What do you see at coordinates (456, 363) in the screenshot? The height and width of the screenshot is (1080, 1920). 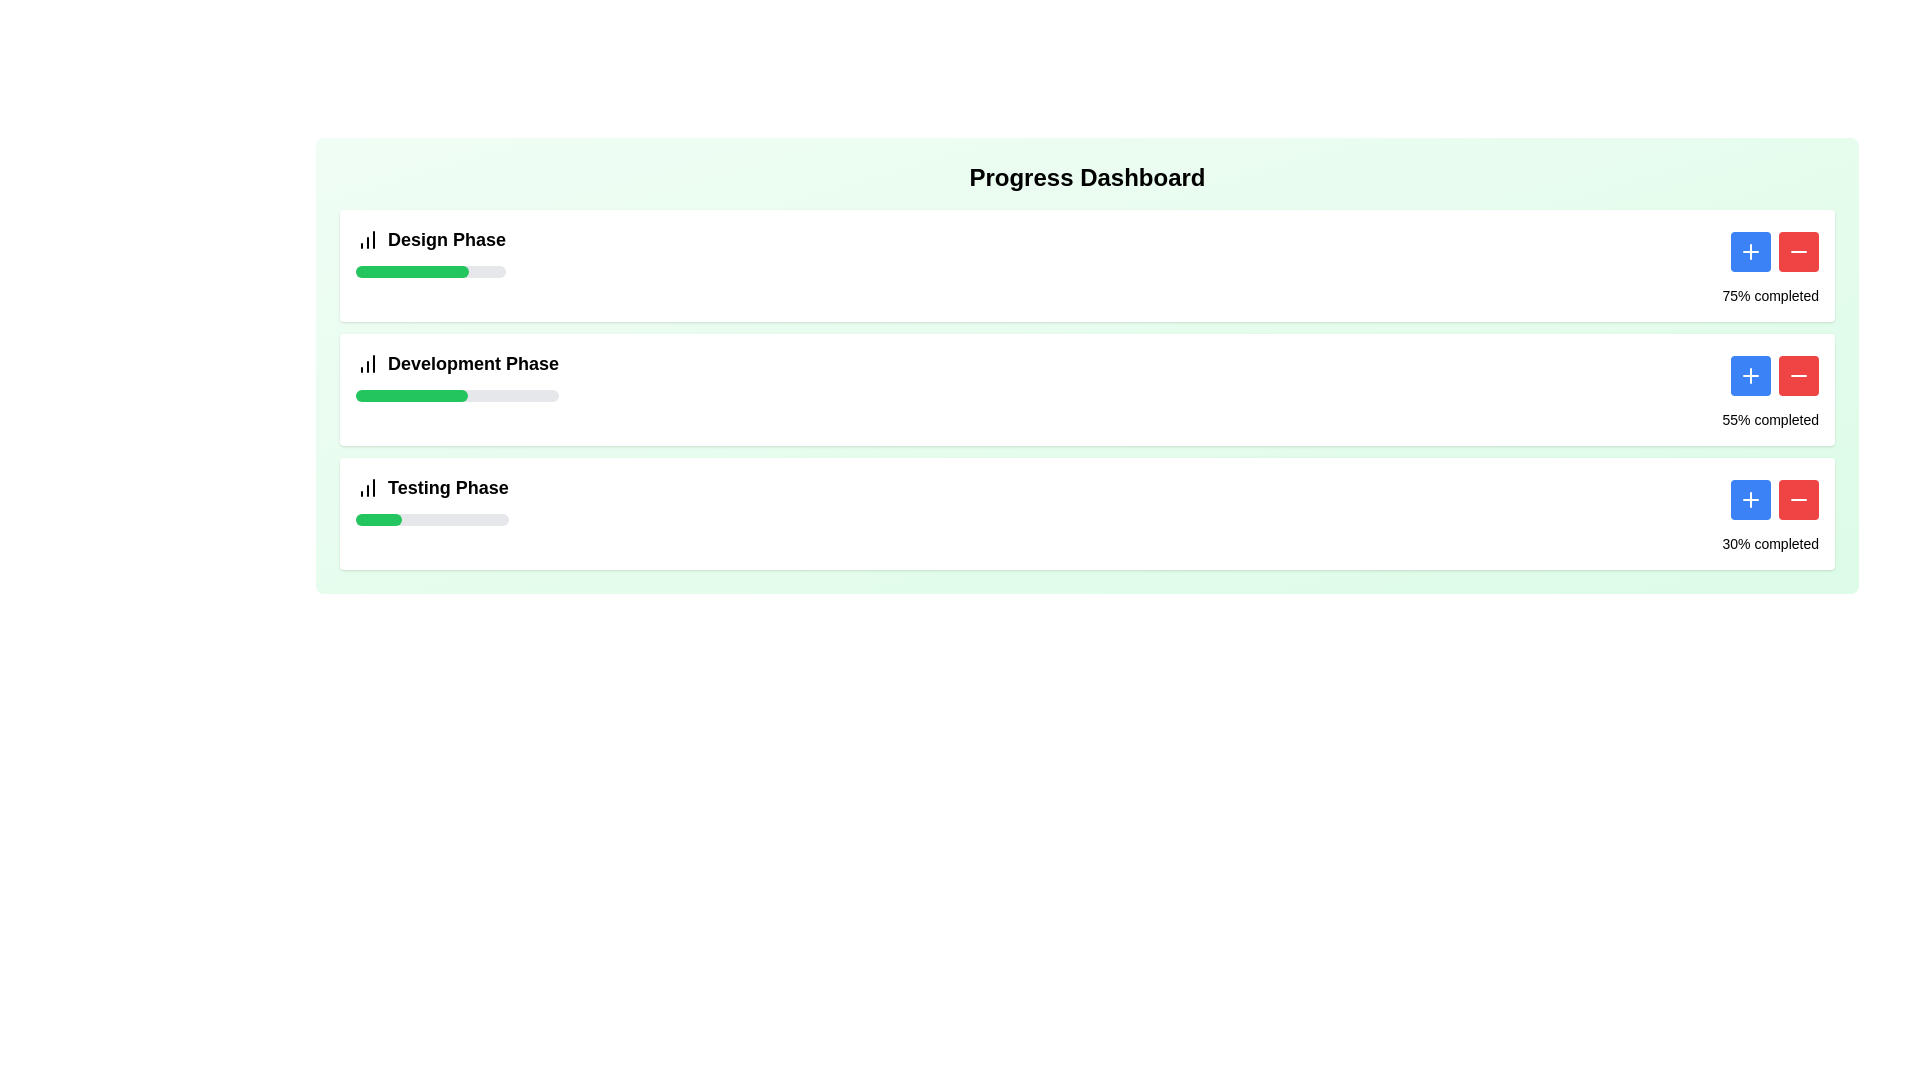 I see `the 'Development Phase' text label with an icon component, which is the second item in the vertical list of phases in the progress-tracking interface` at bounding box center [456, 363].